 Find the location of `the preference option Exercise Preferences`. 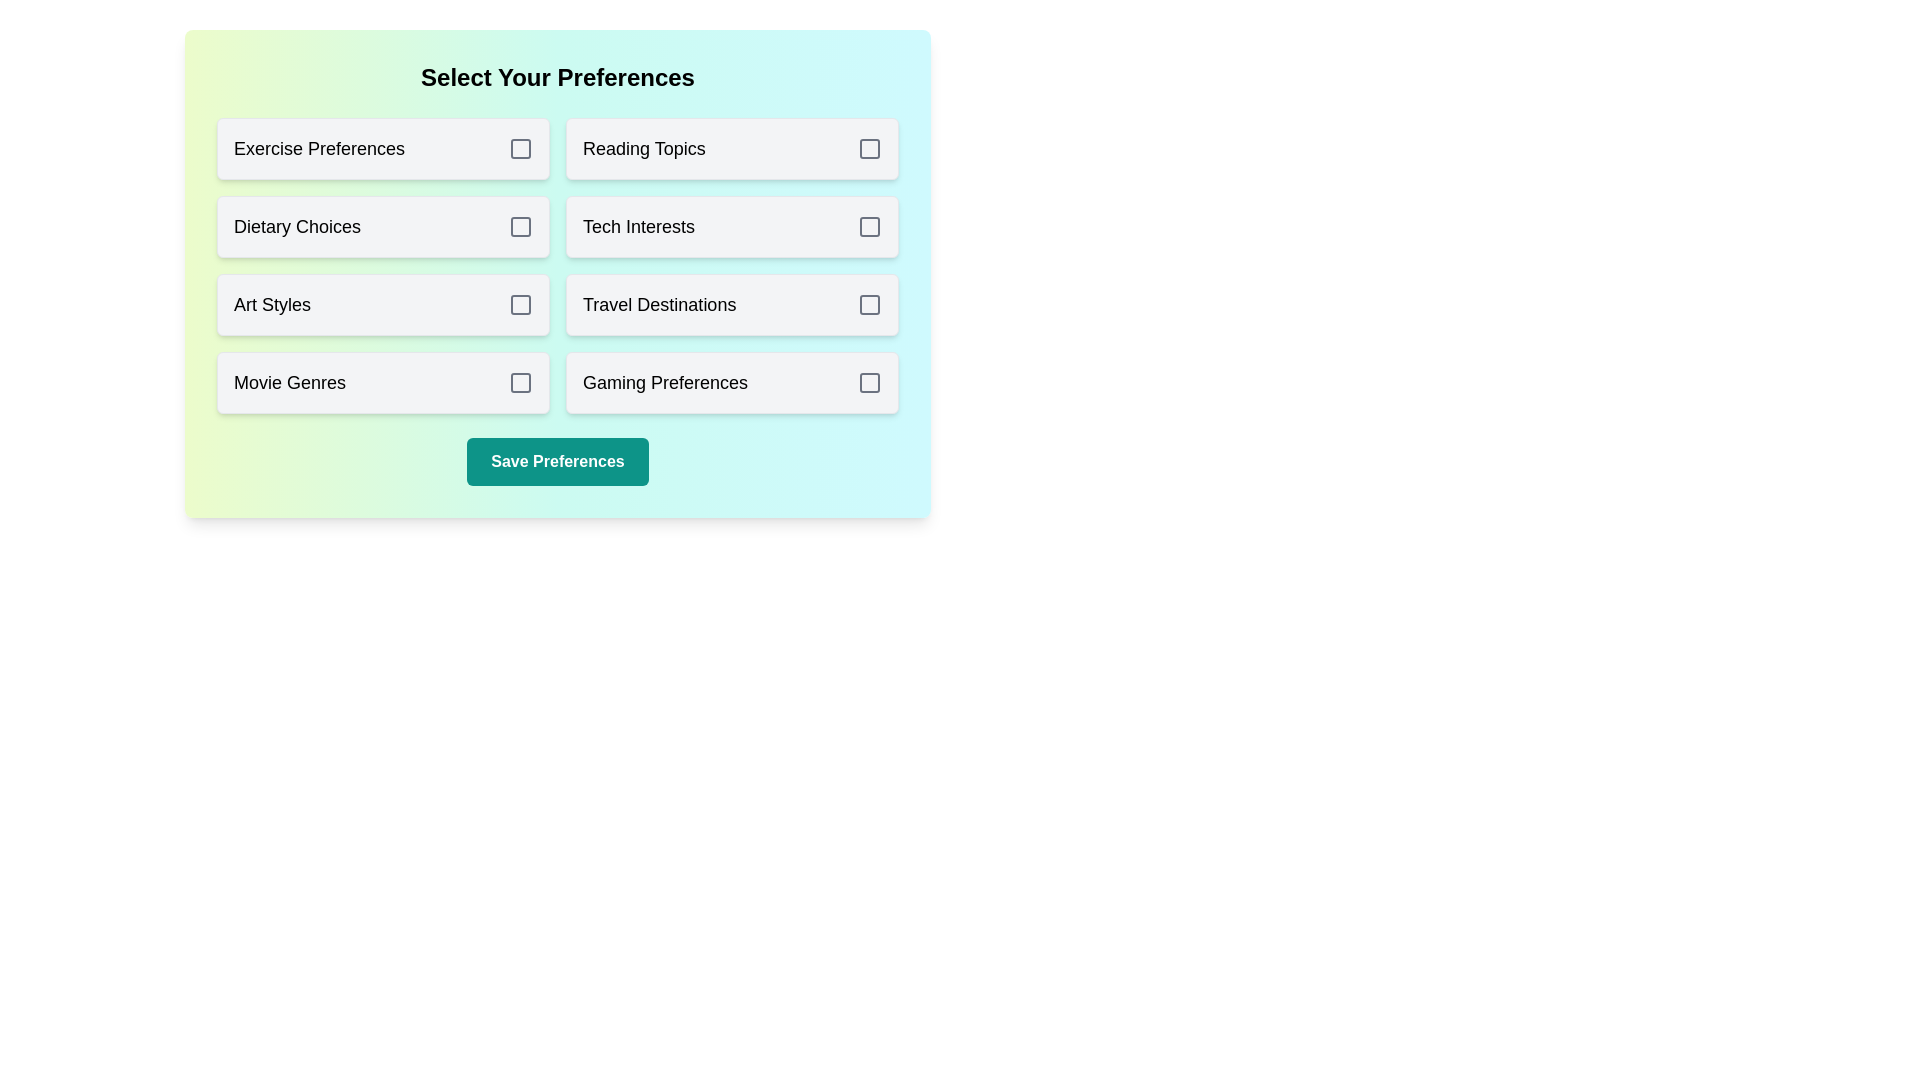

the preference option Exercise Preferences is located at coordinates (383, 148).